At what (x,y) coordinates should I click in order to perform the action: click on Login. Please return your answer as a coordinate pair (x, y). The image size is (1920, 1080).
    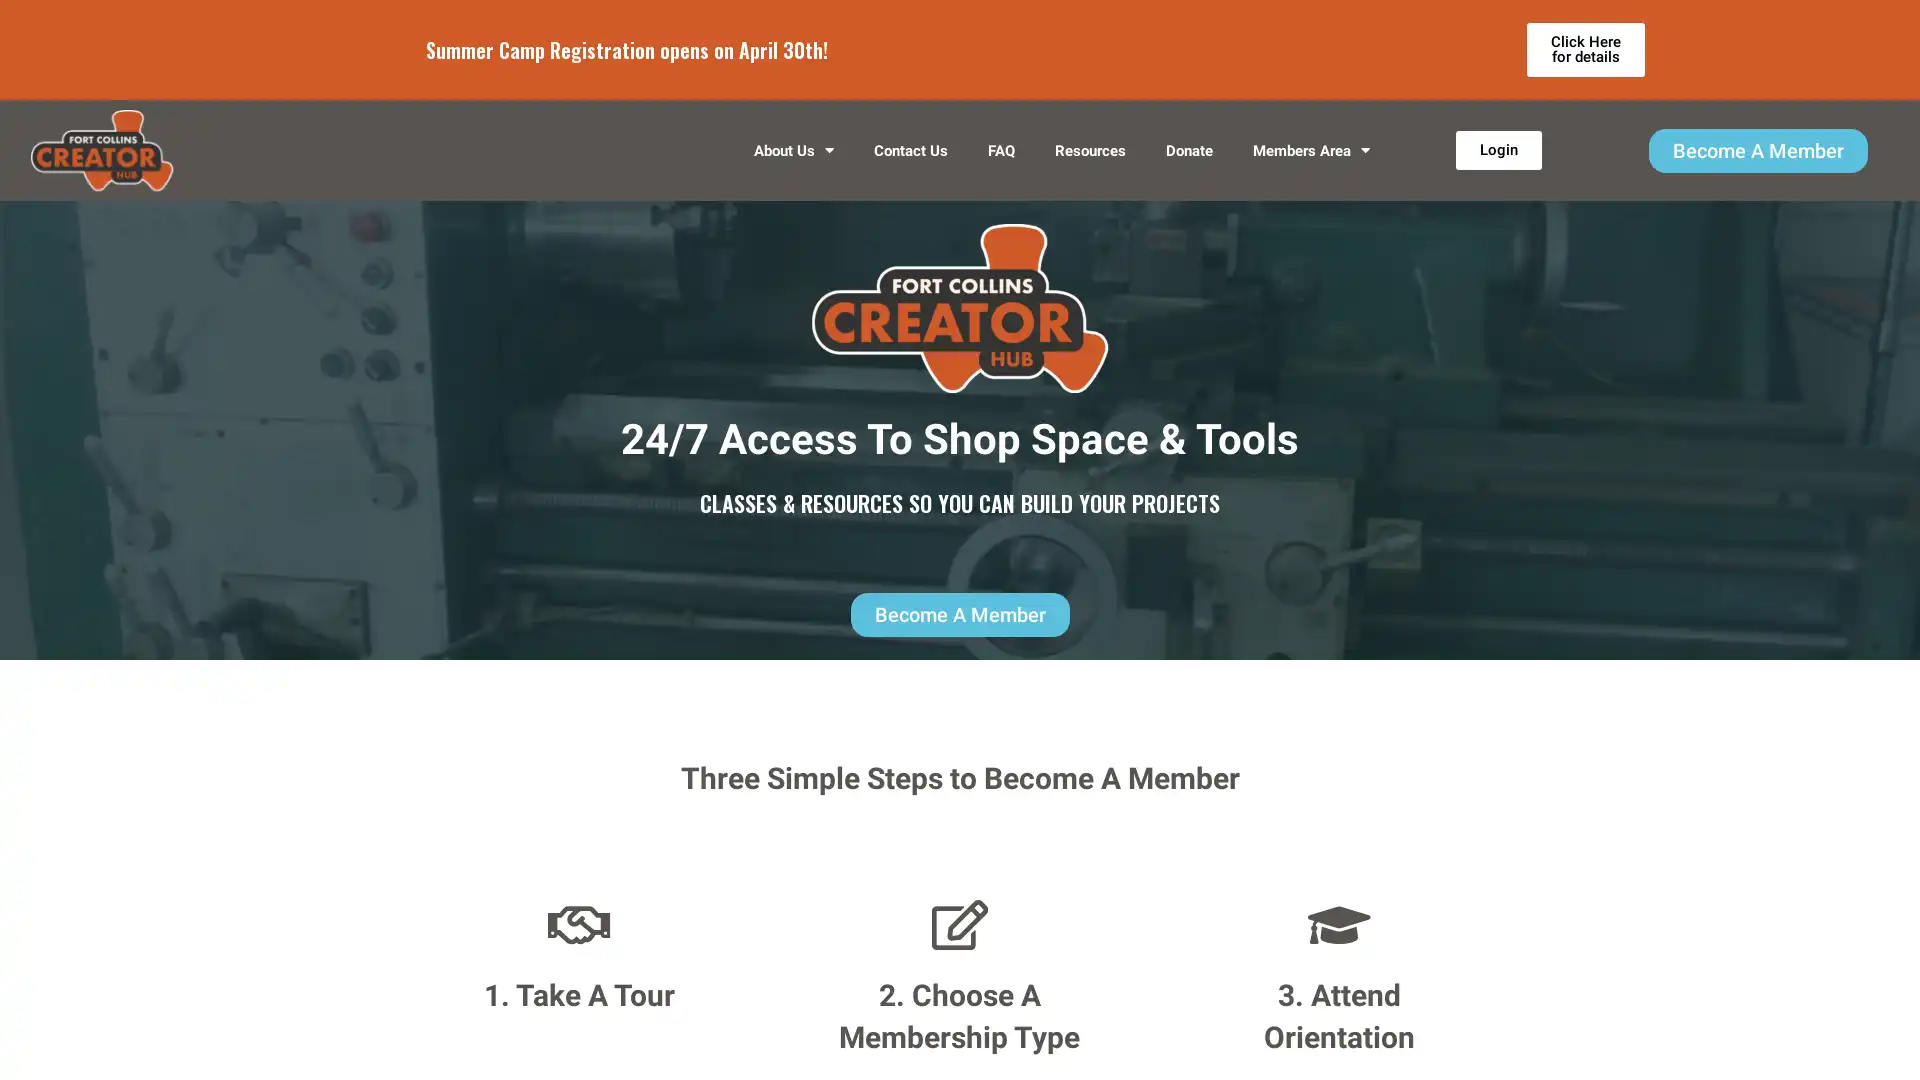
    Looking at the image, I should click on (1497, 149).